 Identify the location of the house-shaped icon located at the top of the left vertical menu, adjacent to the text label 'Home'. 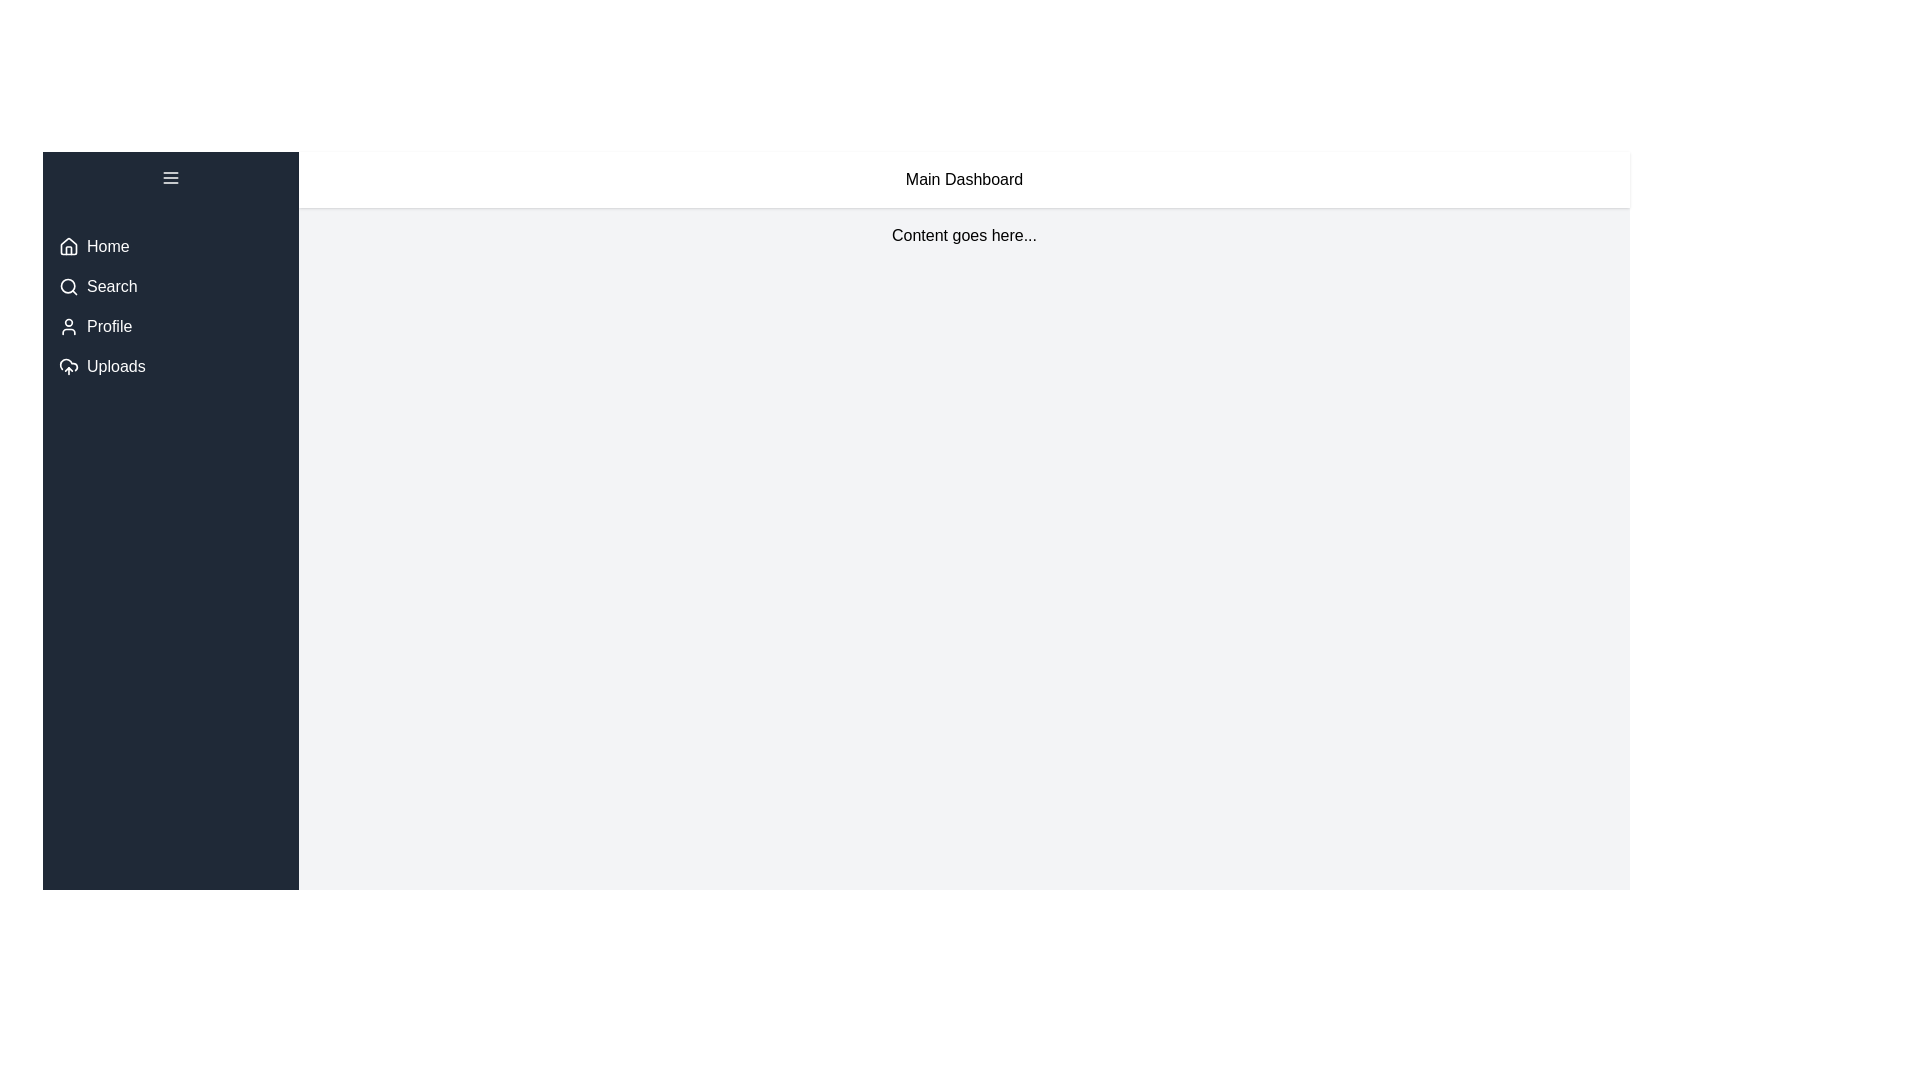
(68, 245).